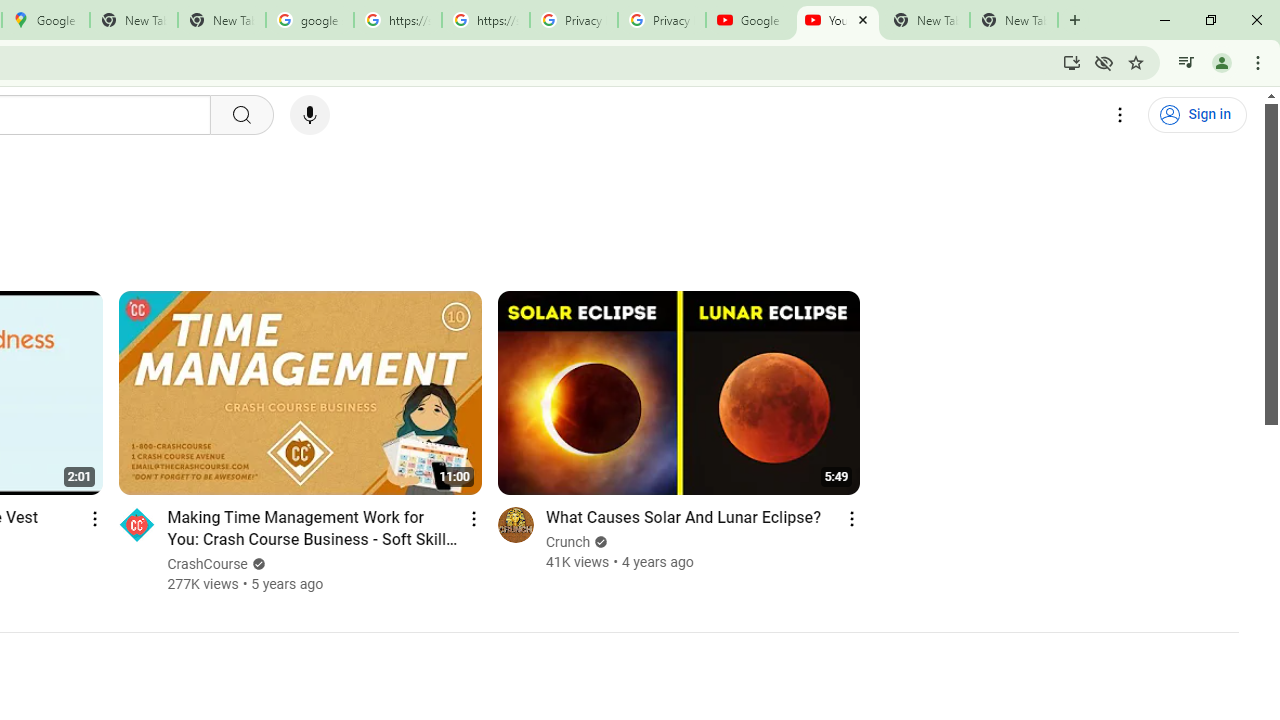  I want to click on 'Control your music, videos, and more', so click(1185, 61).